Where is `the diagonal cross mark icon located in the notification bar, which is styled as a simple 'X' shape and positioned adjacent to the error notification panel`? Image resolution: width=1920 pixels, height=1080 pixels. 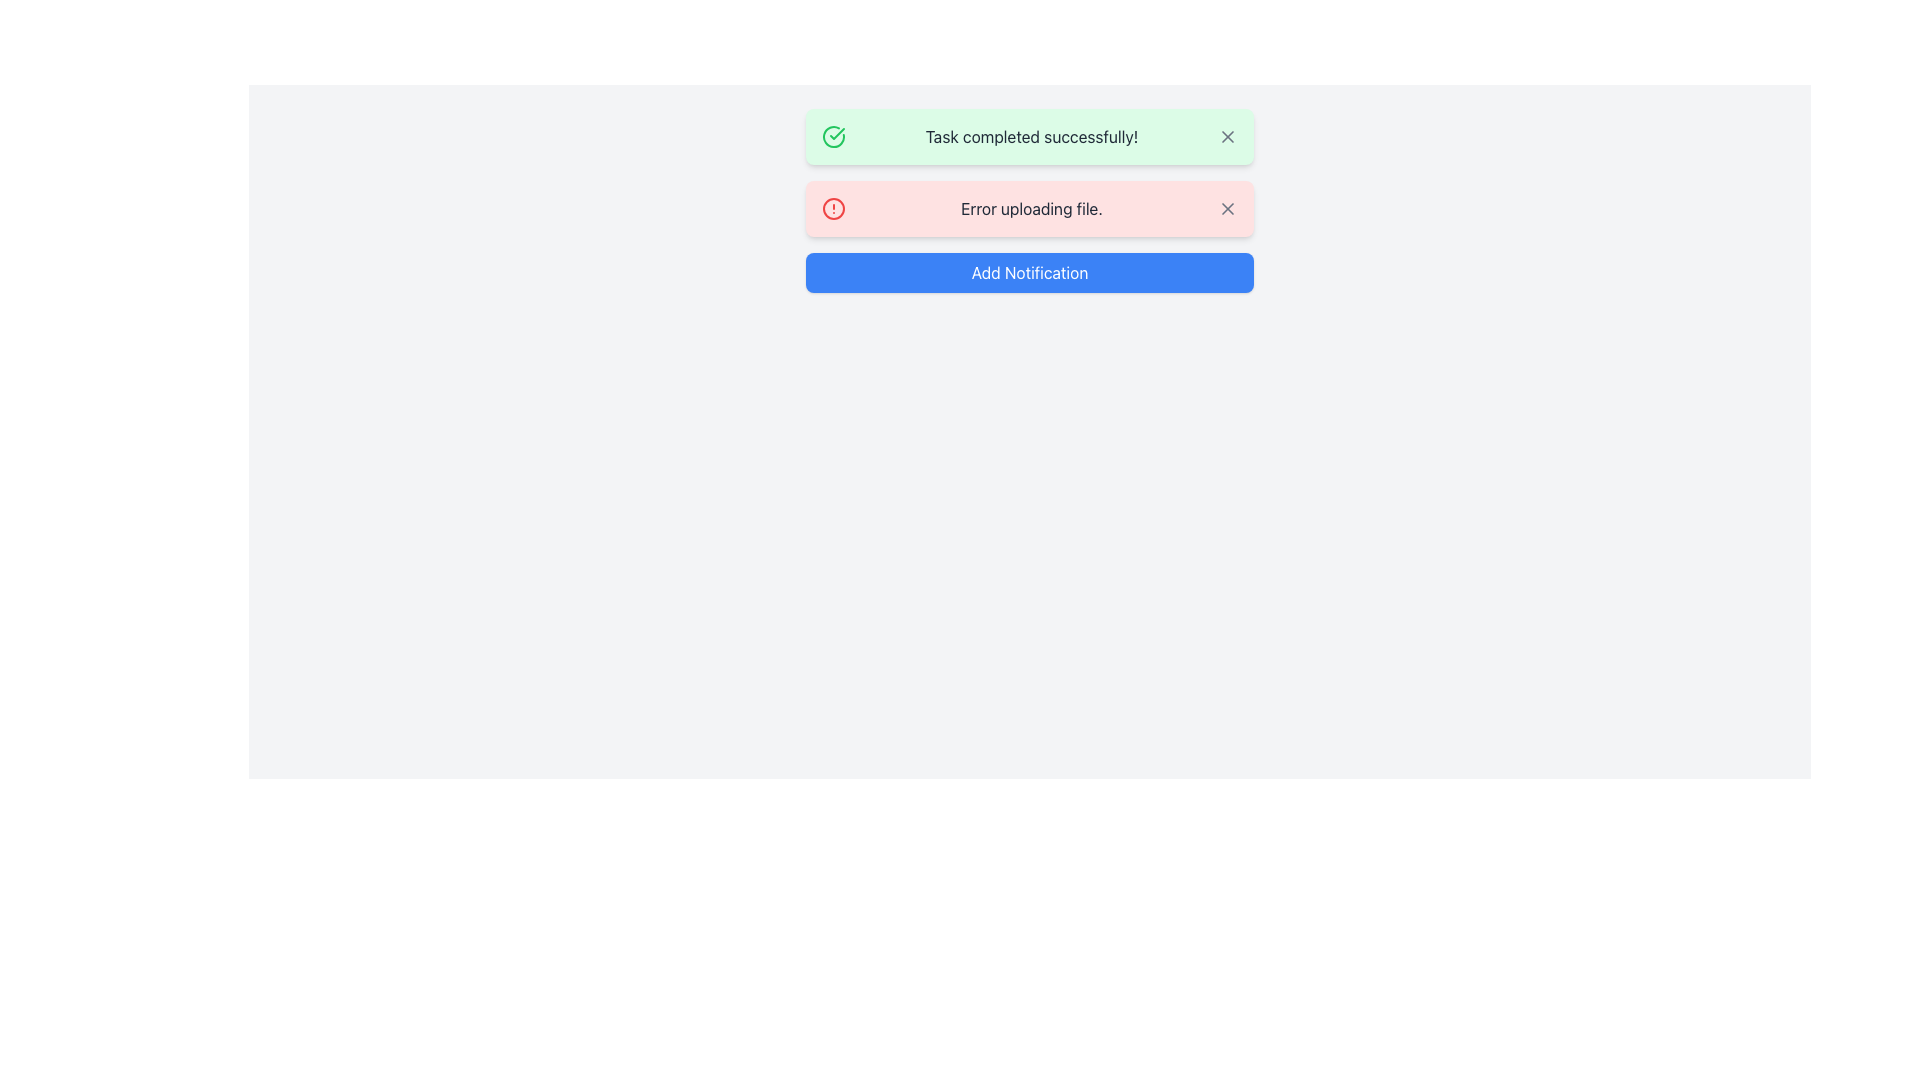 the diagonal cross mark icon located in the notification bar, which is styled as a simple 'X' shape and positioned adjacent to the error notification panel is located at coordinates (1227, 208).